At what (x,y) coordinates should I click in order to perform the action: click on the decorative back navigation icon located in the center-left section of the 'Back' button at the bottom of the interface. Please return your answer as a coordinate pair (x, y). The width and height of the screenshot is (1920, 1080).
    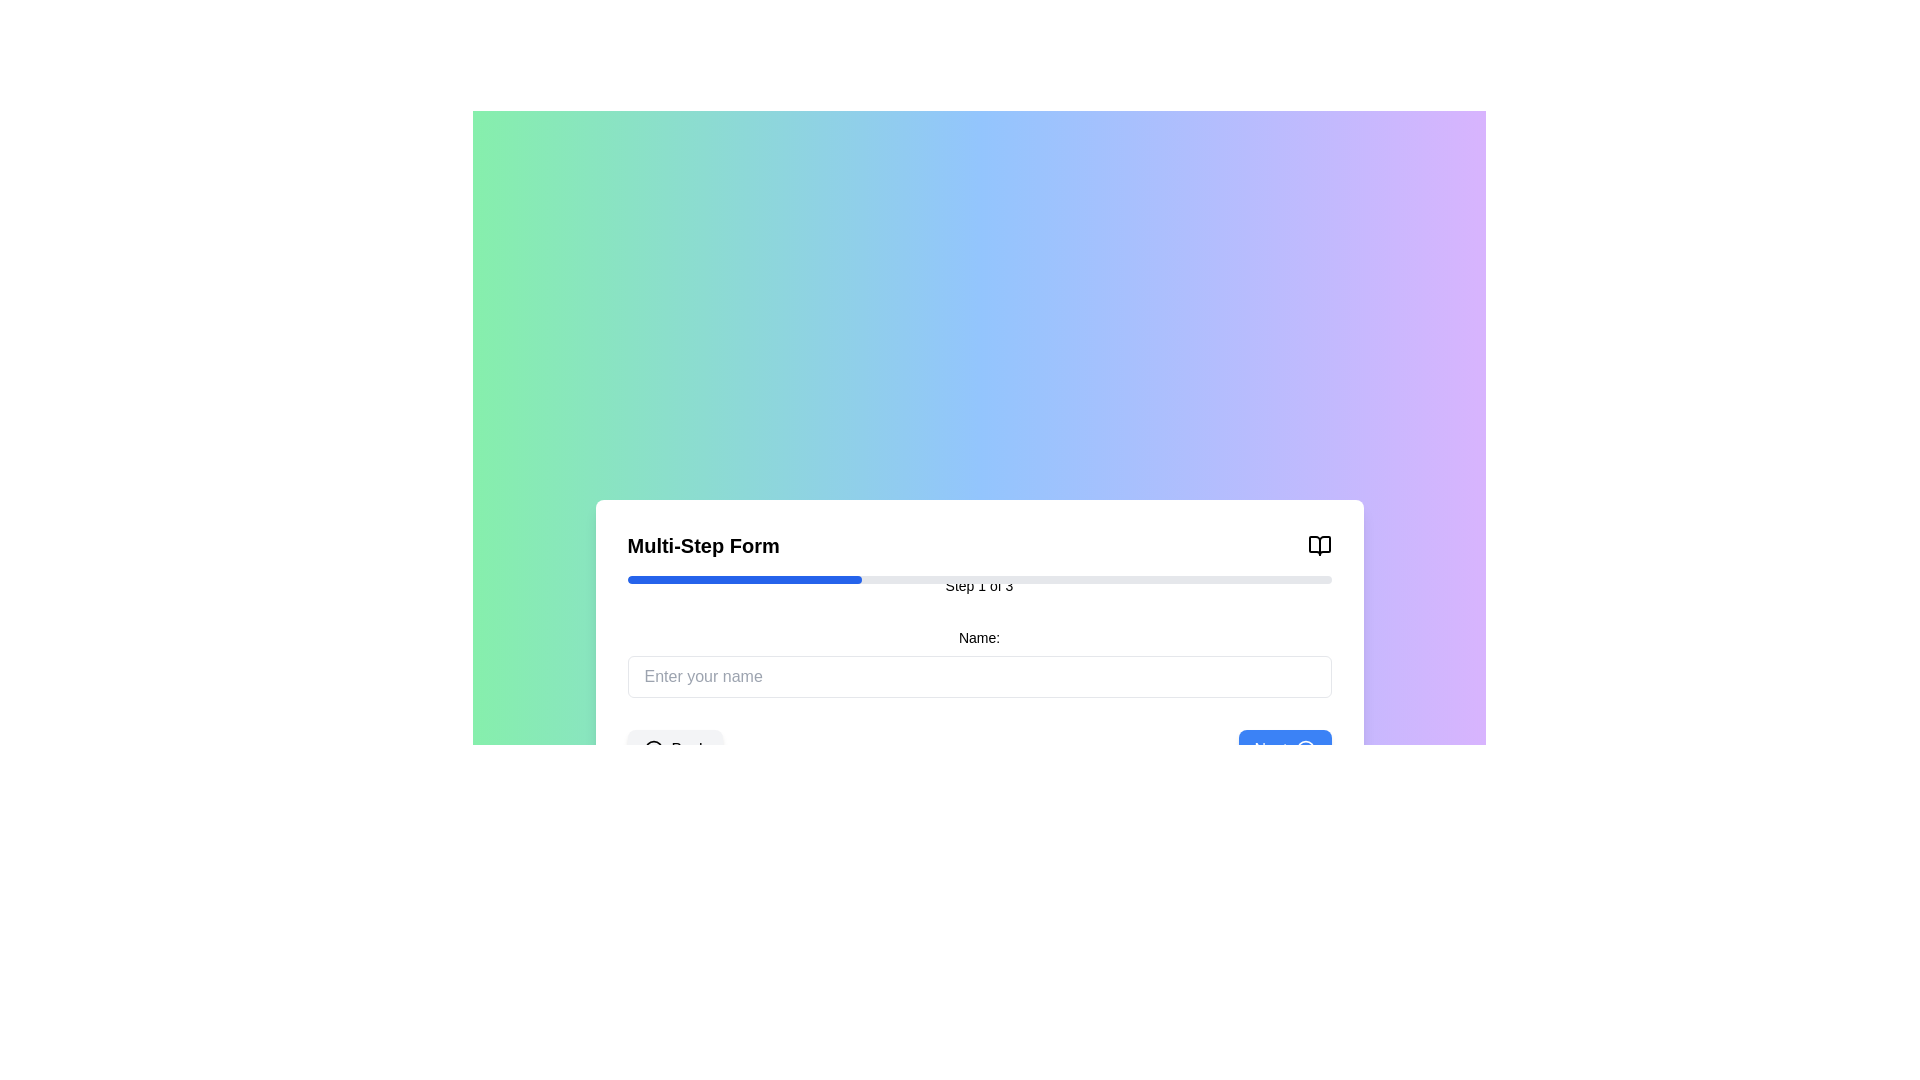
    Looking at the image, I should click on (653, 749).